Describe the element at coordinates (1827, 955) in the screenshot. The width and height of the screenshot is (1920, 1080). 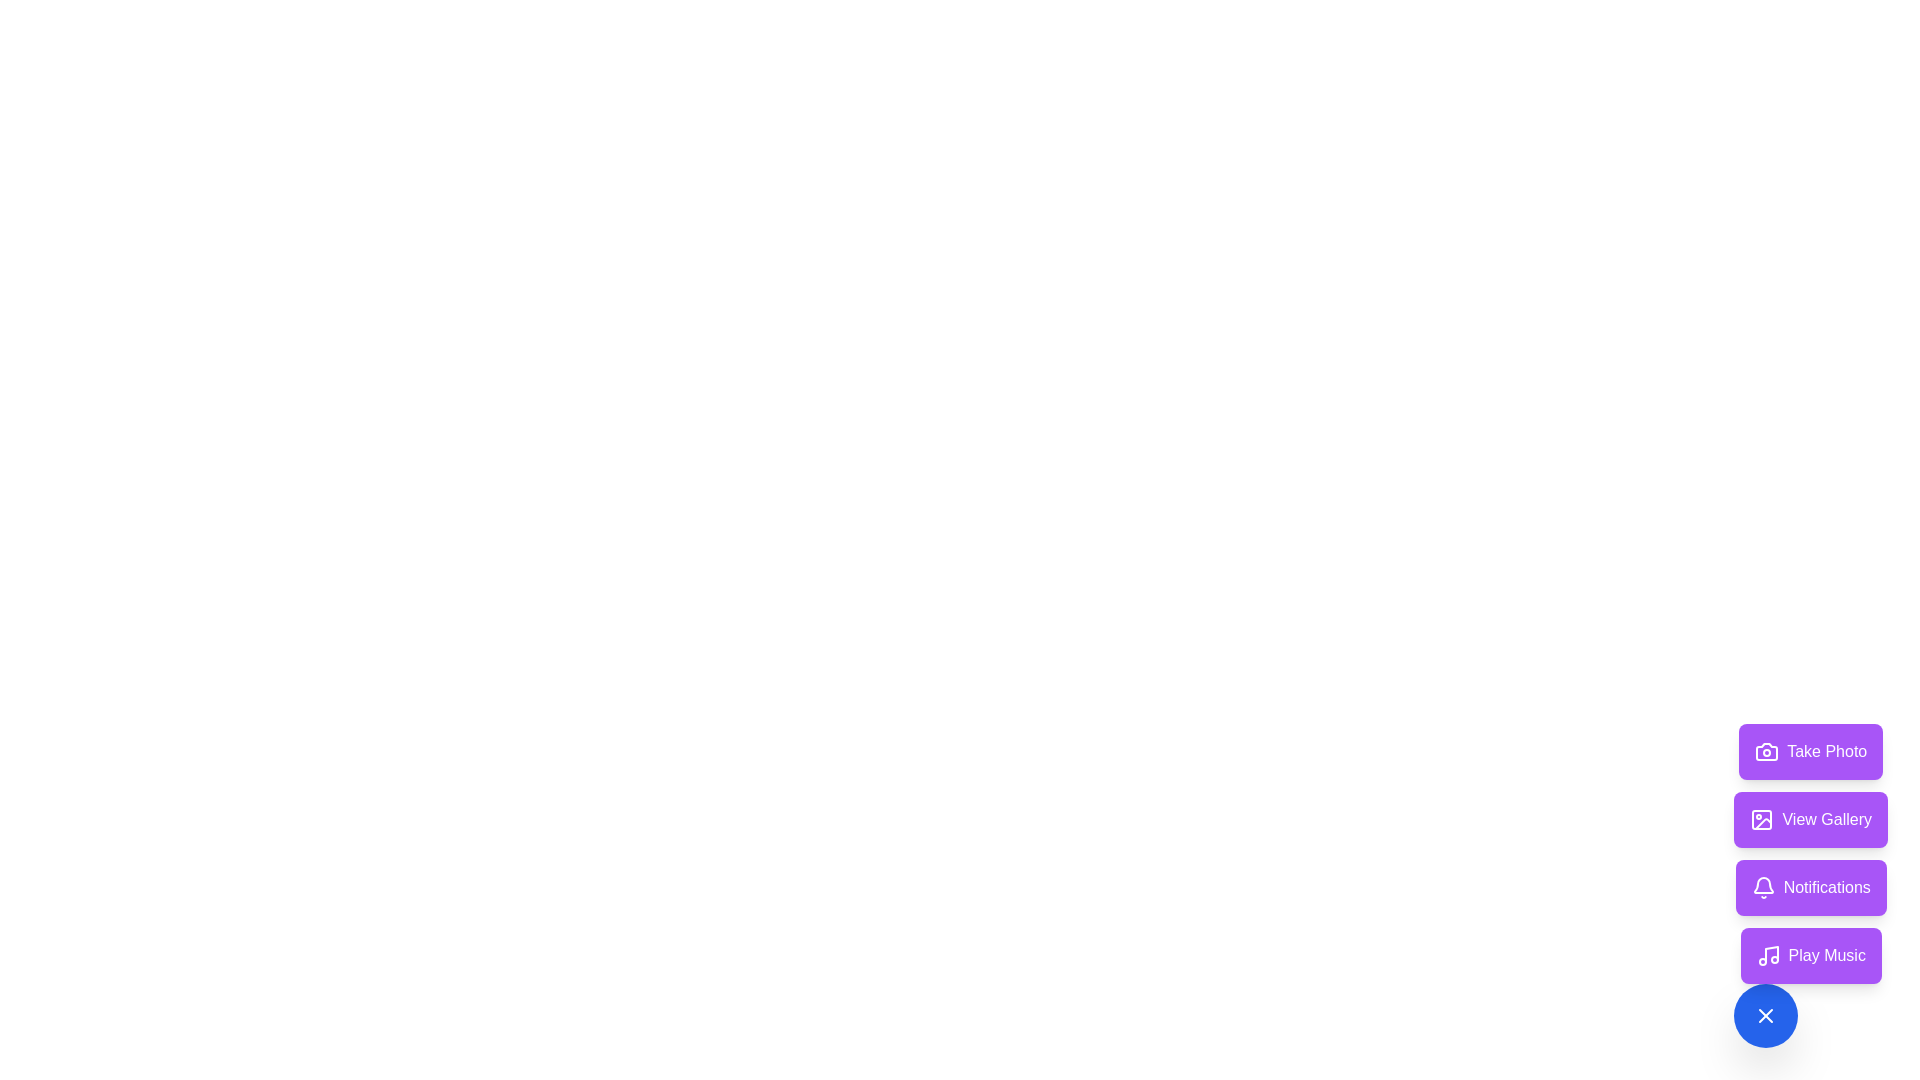
I see `the title label for the music play button located at the bottom right of the interface, which indicates its purpose with a musical note icon` at that location.